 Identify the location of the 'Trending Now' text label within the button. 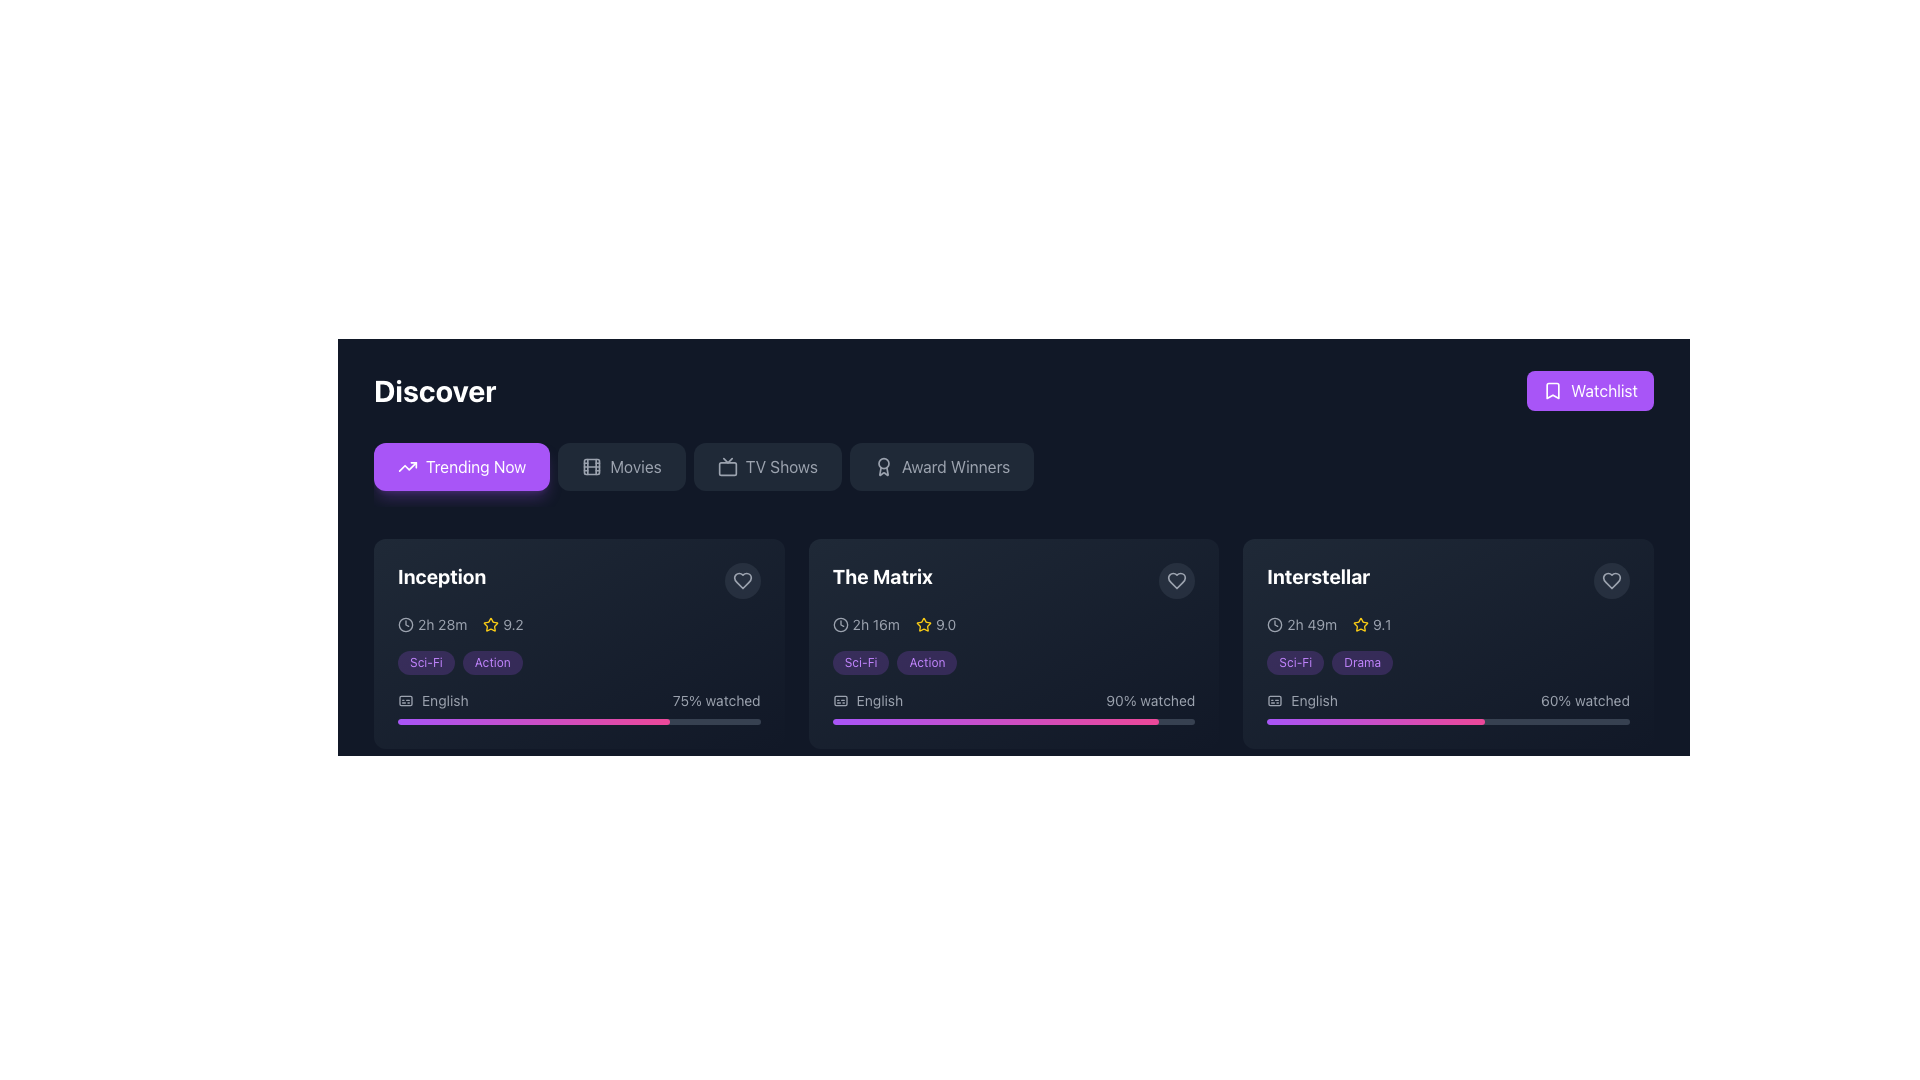
(475, 466).